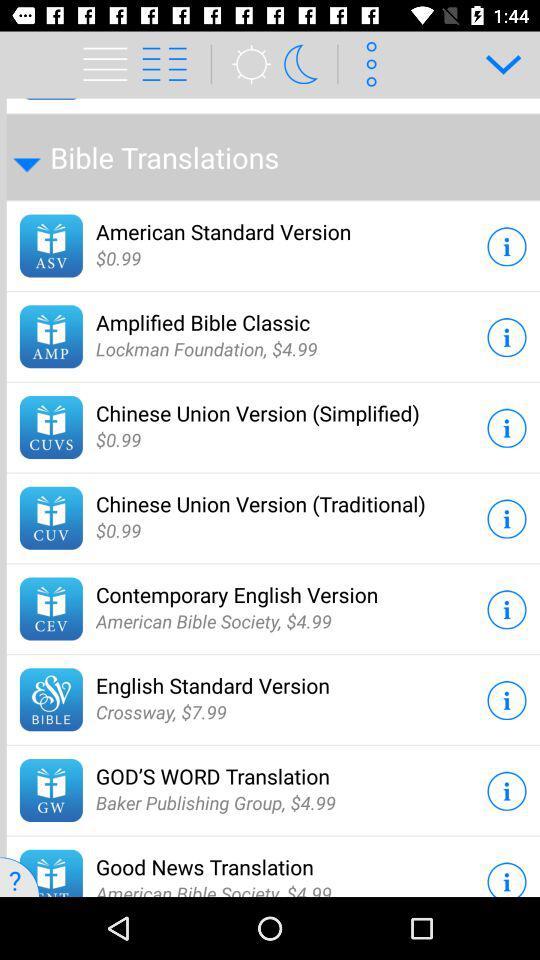 Image resolution: width=540 pixels, height=960 pixels. What do you see at coordinates (174, 64) in the screenshot?
I see `the menu icon` at bounding box center [174, 64].